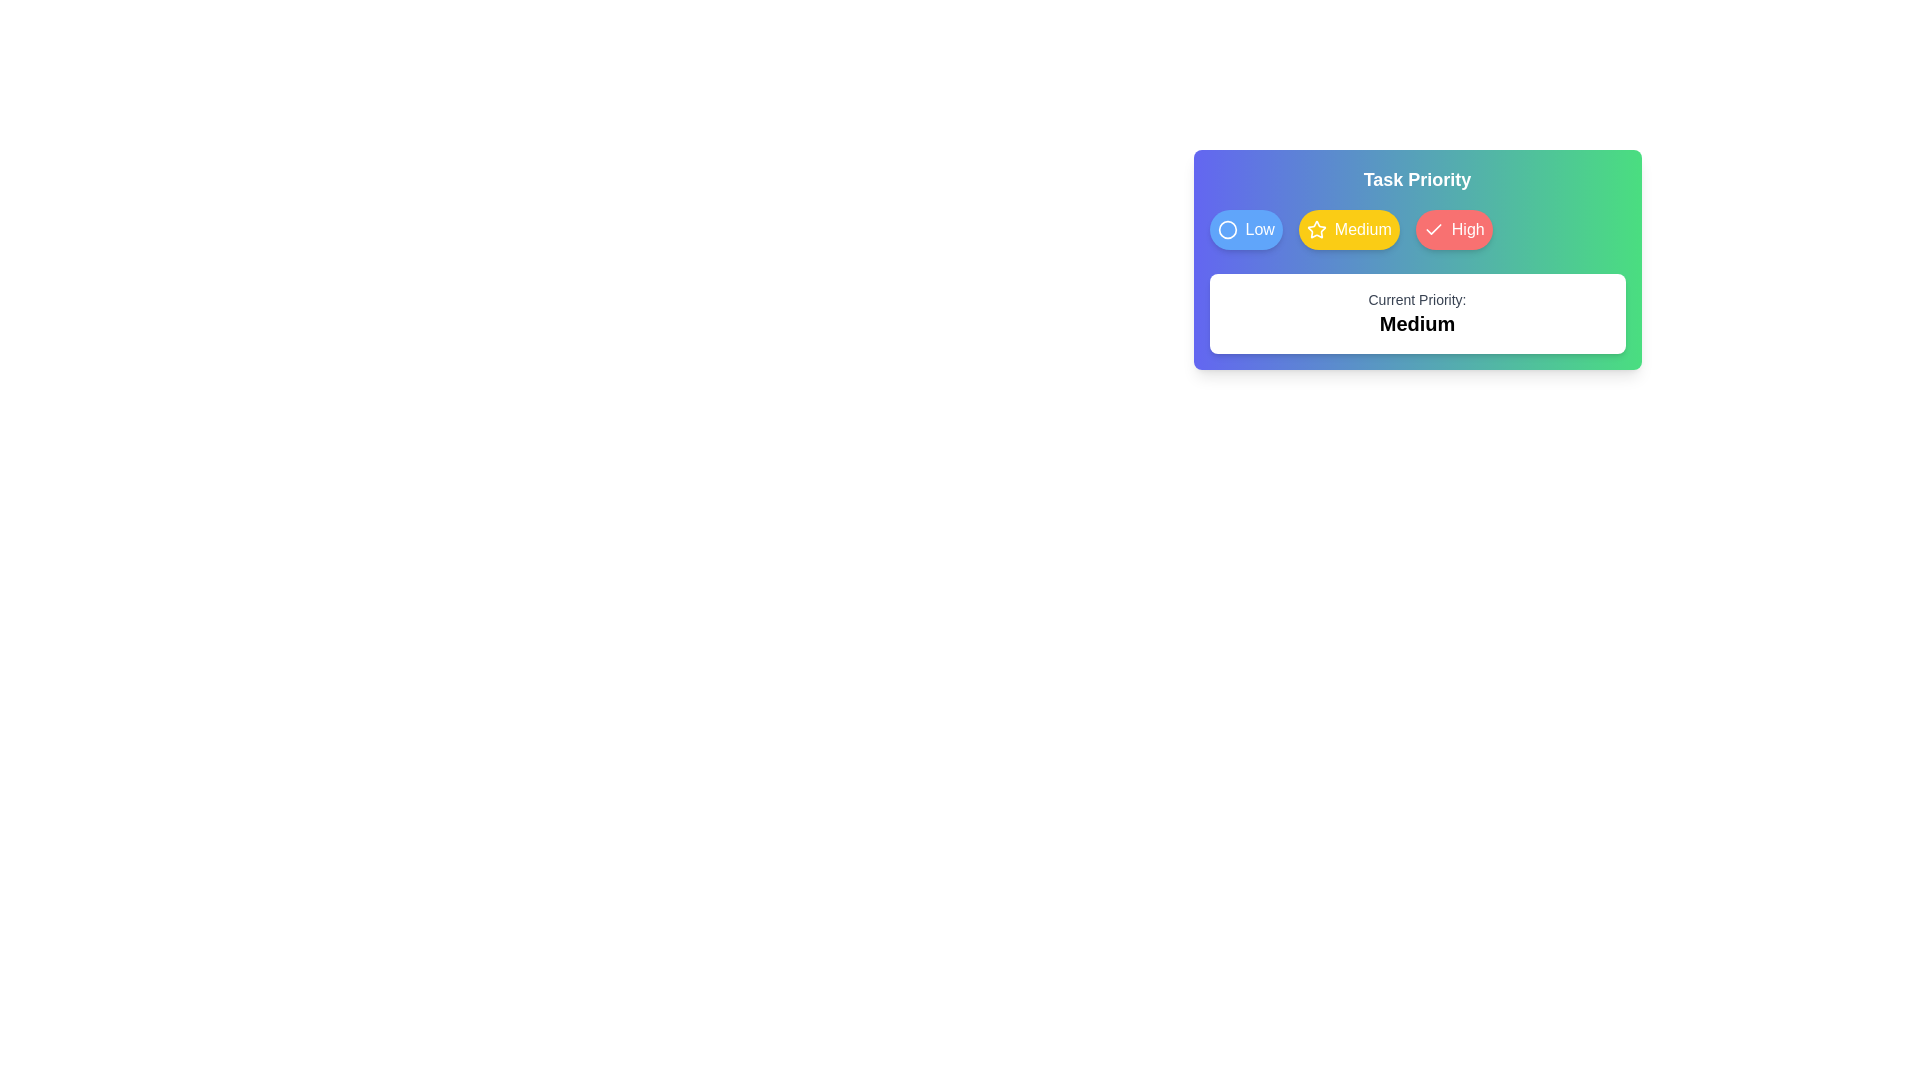 This screenshot has width=1920, height=1080. Describe the element at coordinates (1362, 229) in the screenshot. I see `the 'Medium' button which is a yellow button with white text, located centrally in the task priority selection interface` at that location.